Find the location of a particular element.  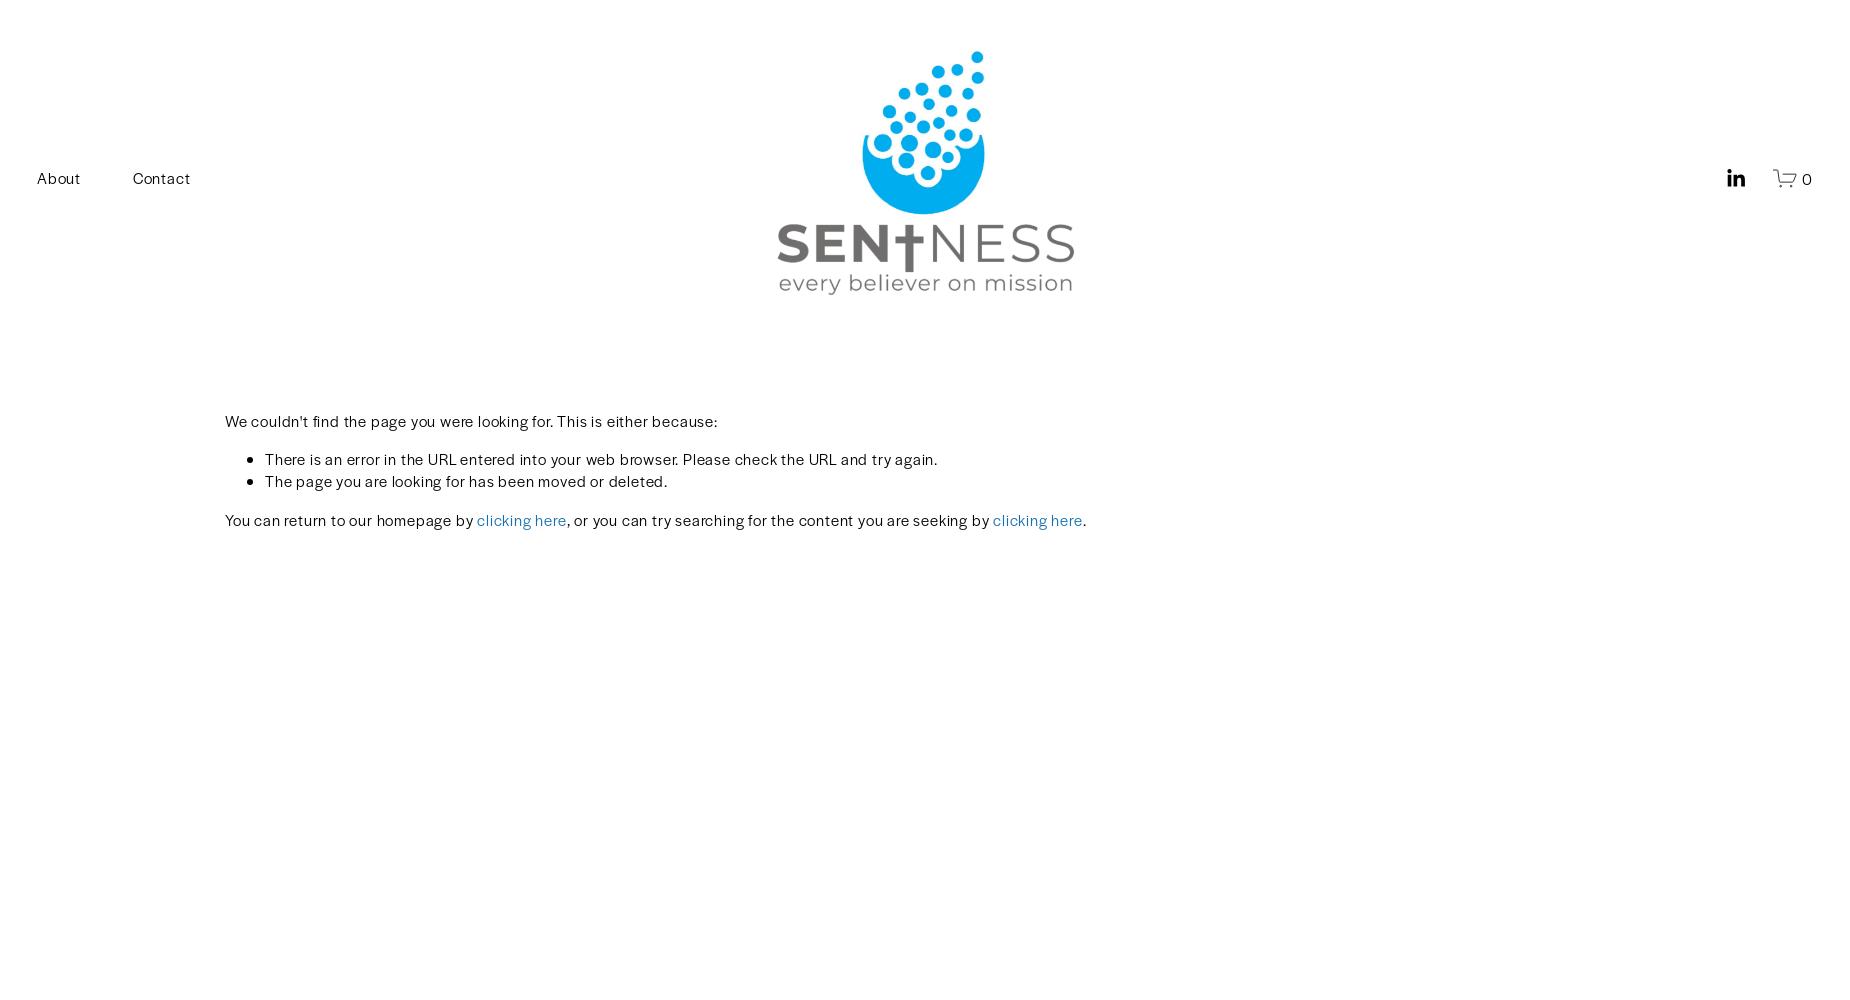

'Contact' is located at coordinates (159, 177).